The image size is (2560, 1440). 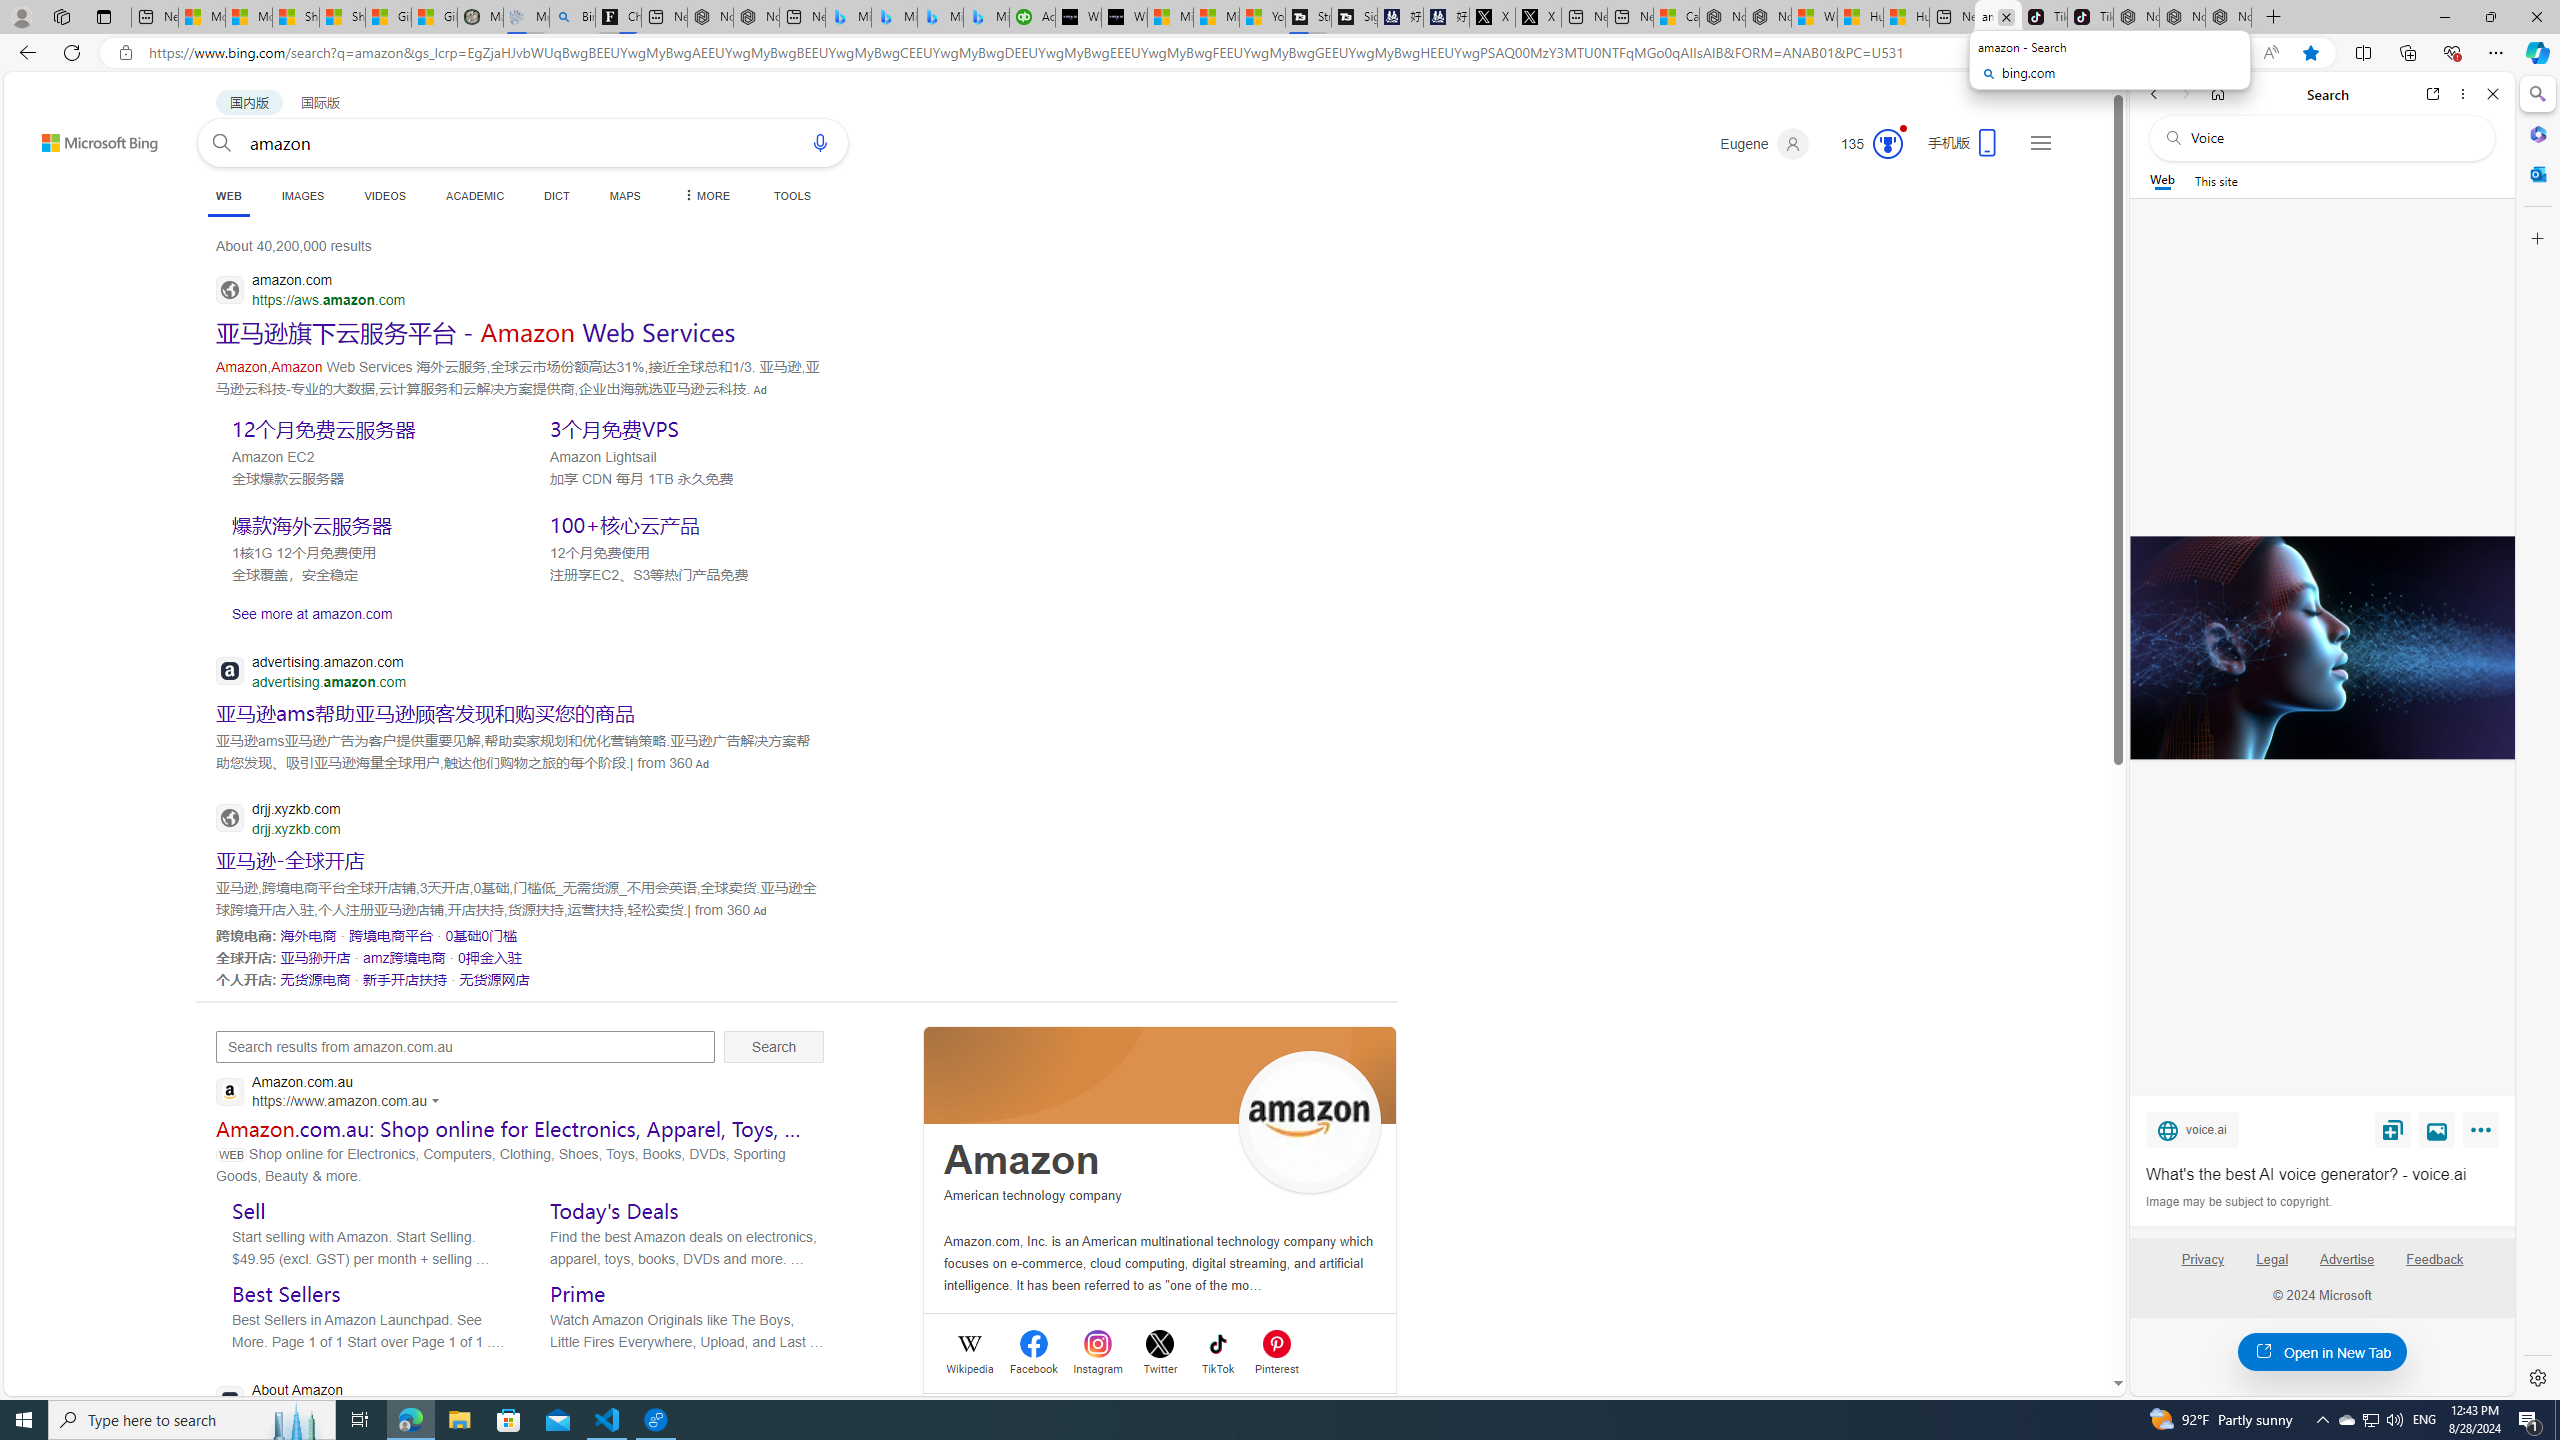 I want to click on 'TOOLS', so click(x=791, y=195).